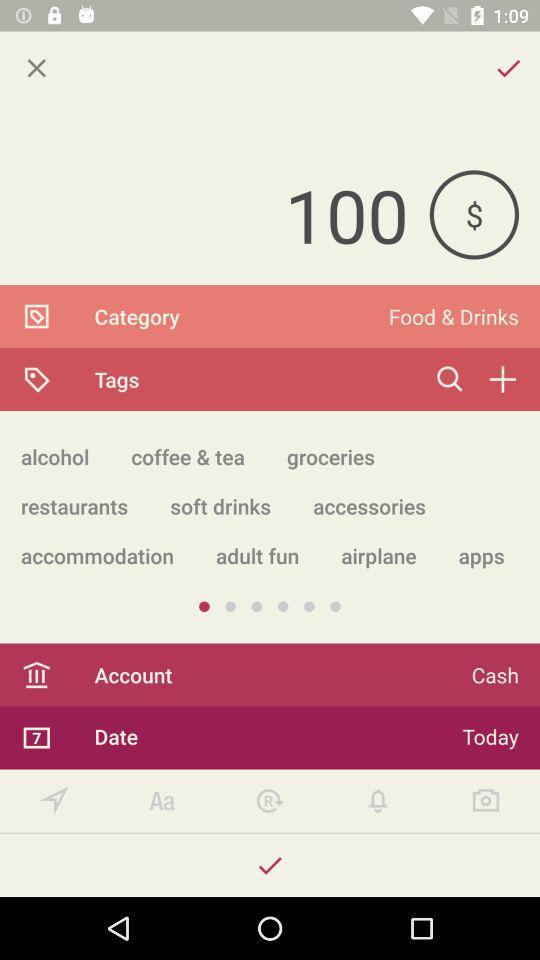  What do you see at coordinates (501, 378) in the screenshot?
I see `the add icon` at bounding box center [501, 378].